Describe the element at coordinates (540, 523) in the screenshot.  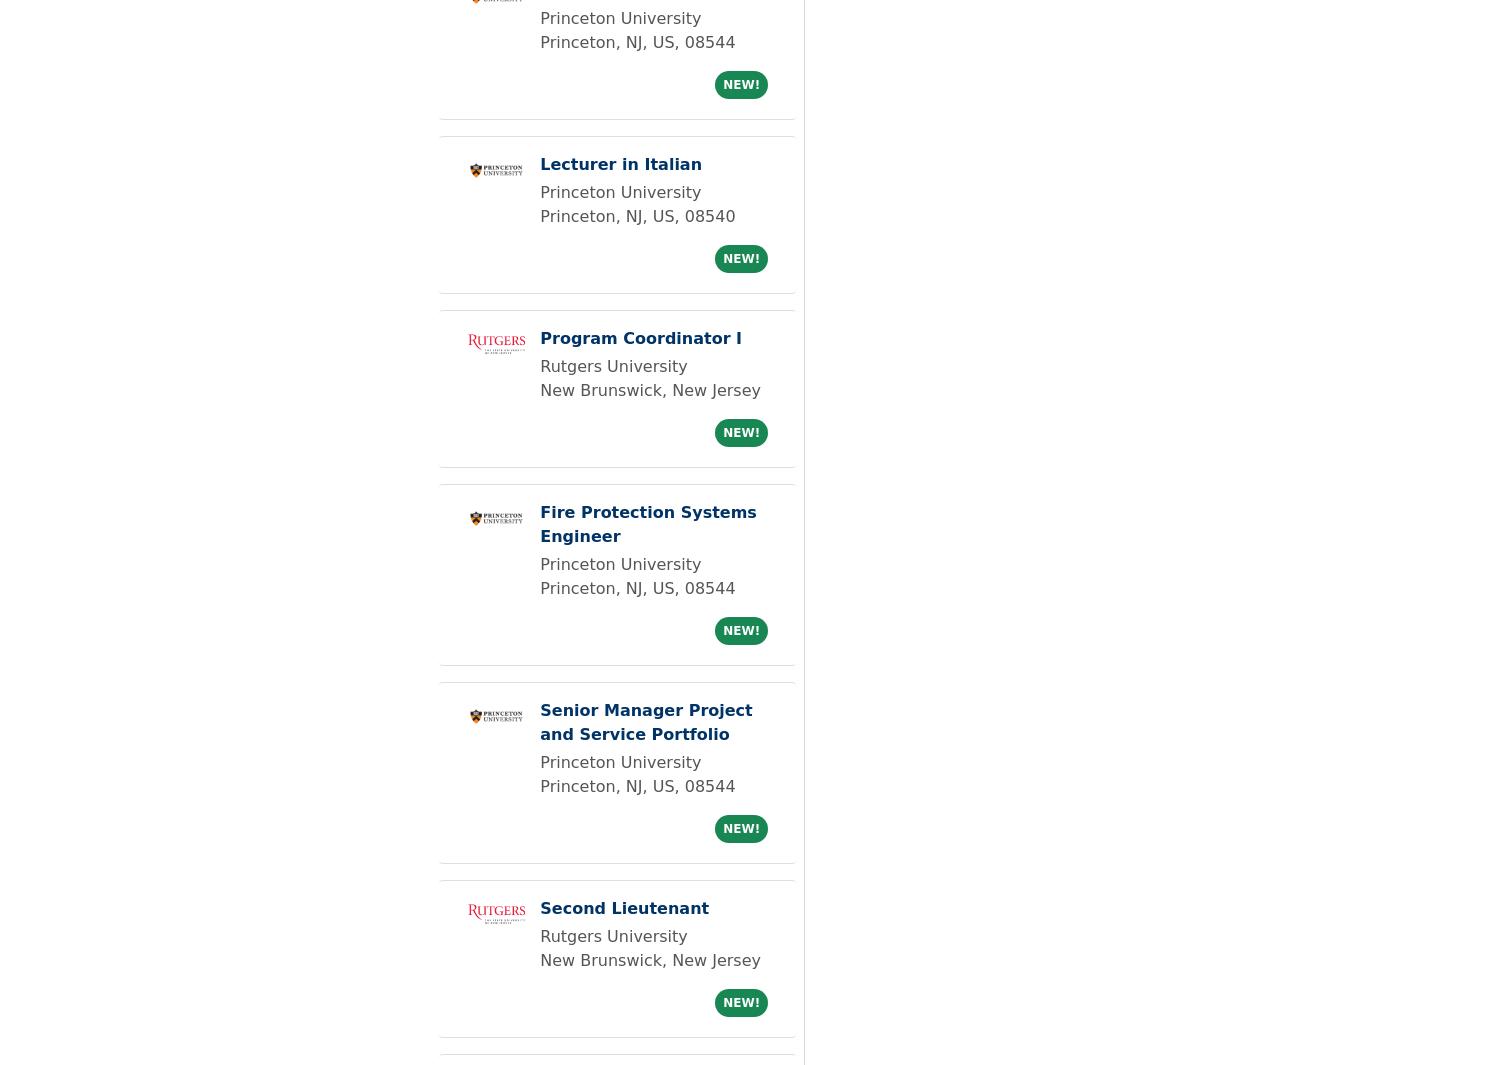
I see `'Fire Protection Systems Engineer'` at that location.